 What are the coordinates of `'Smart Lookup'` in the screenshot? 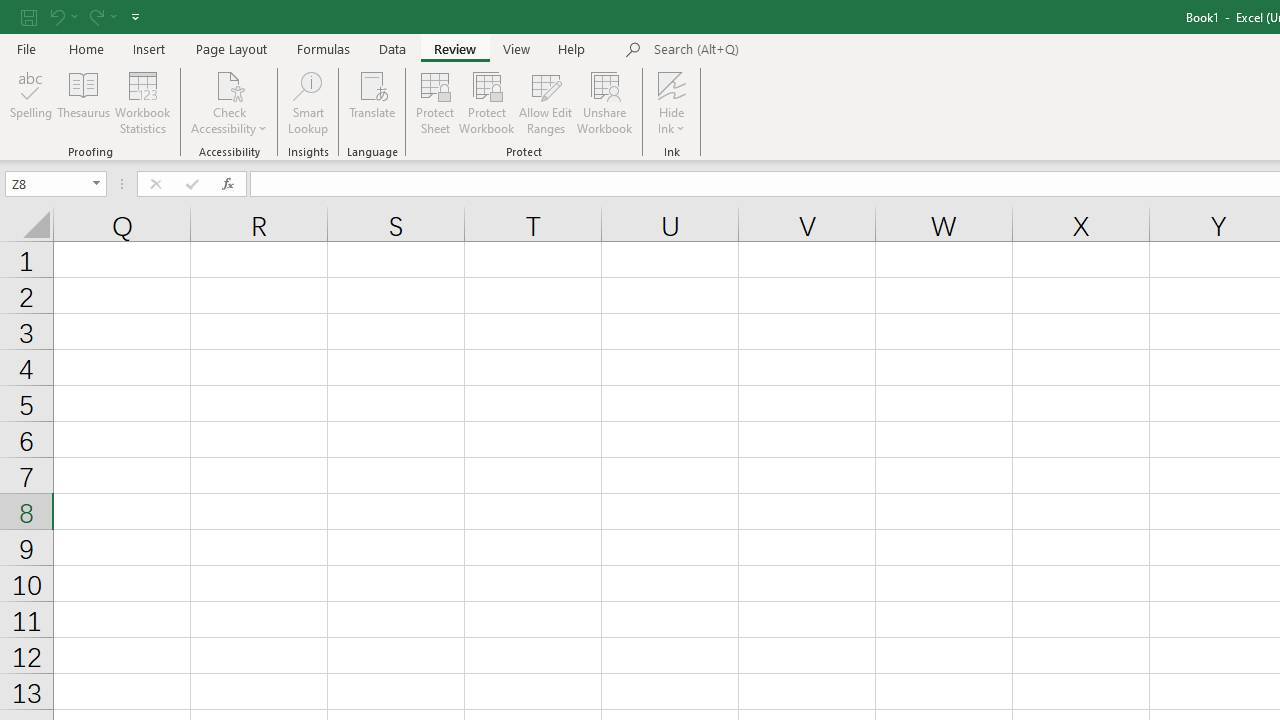 It's located at (307, 103).